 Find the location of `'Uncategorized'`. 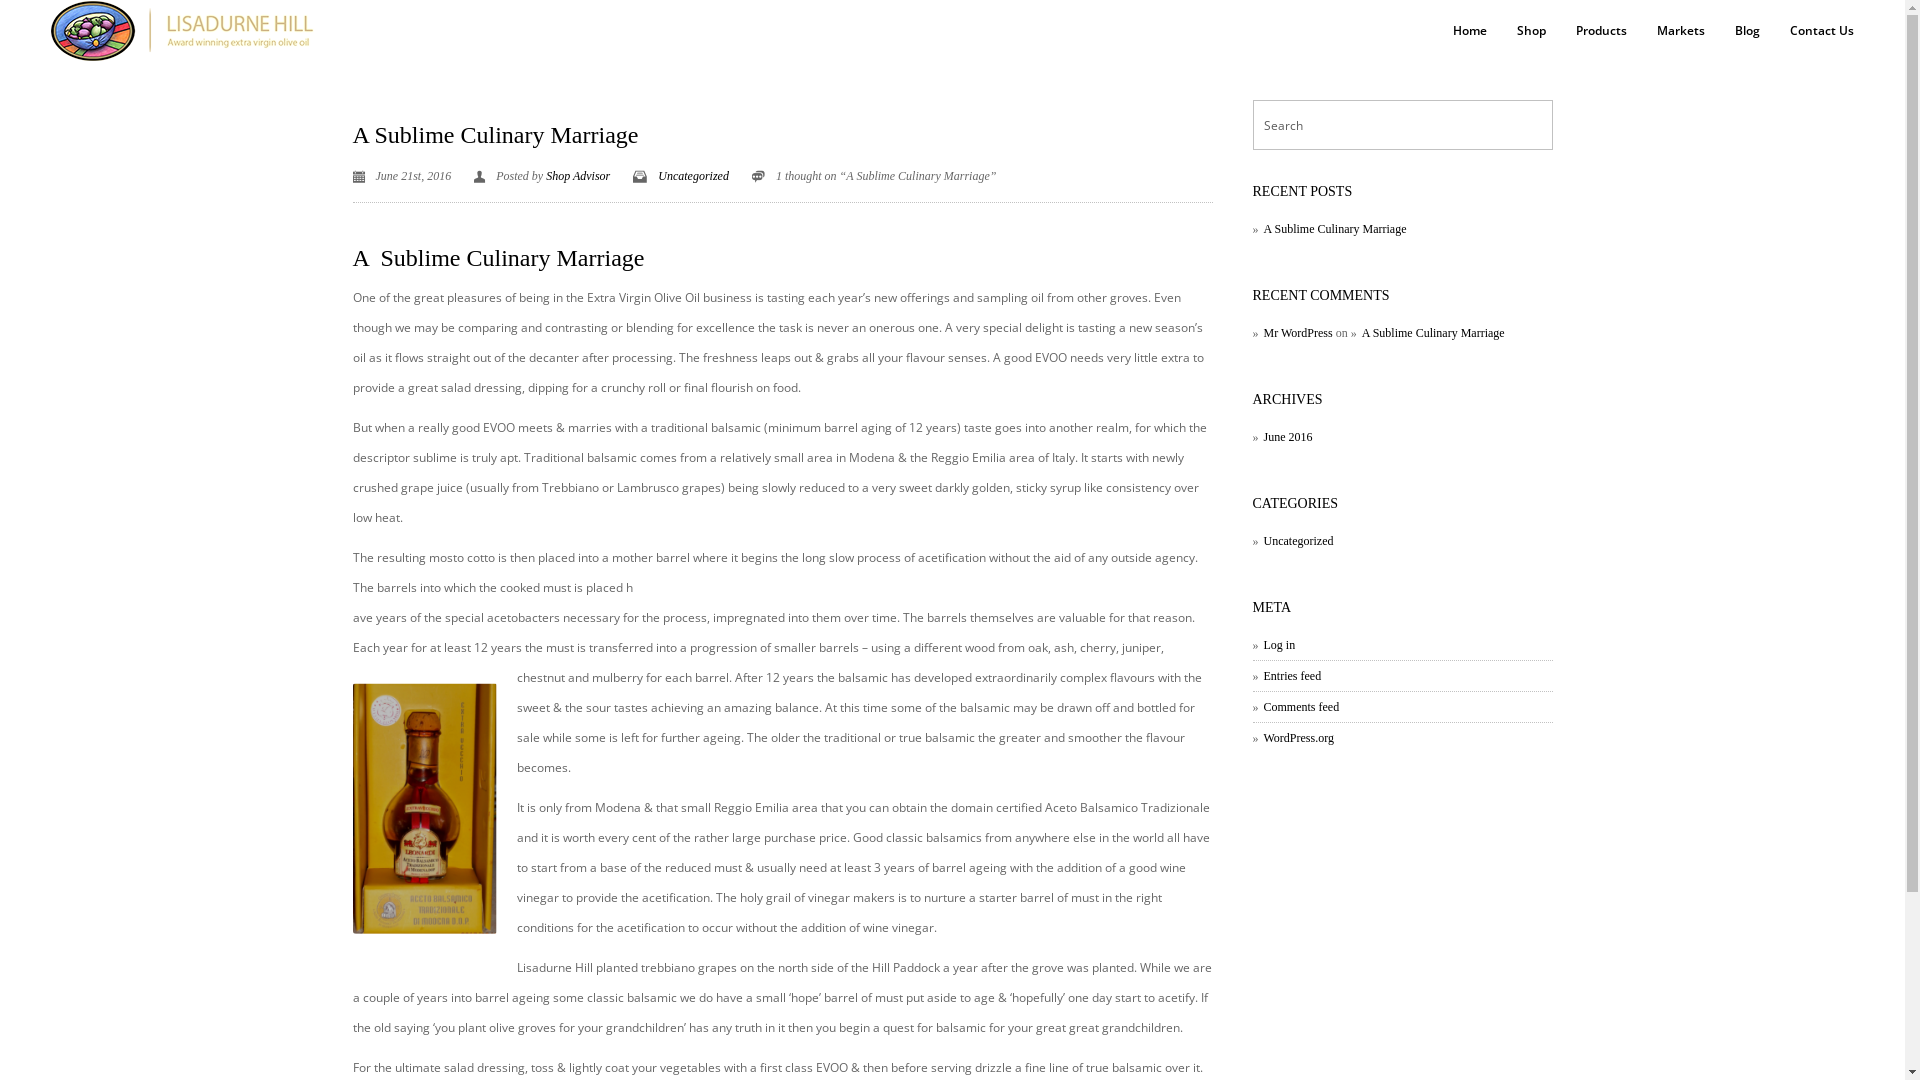

'Uncategorized' is located at coordinates (657, 175).